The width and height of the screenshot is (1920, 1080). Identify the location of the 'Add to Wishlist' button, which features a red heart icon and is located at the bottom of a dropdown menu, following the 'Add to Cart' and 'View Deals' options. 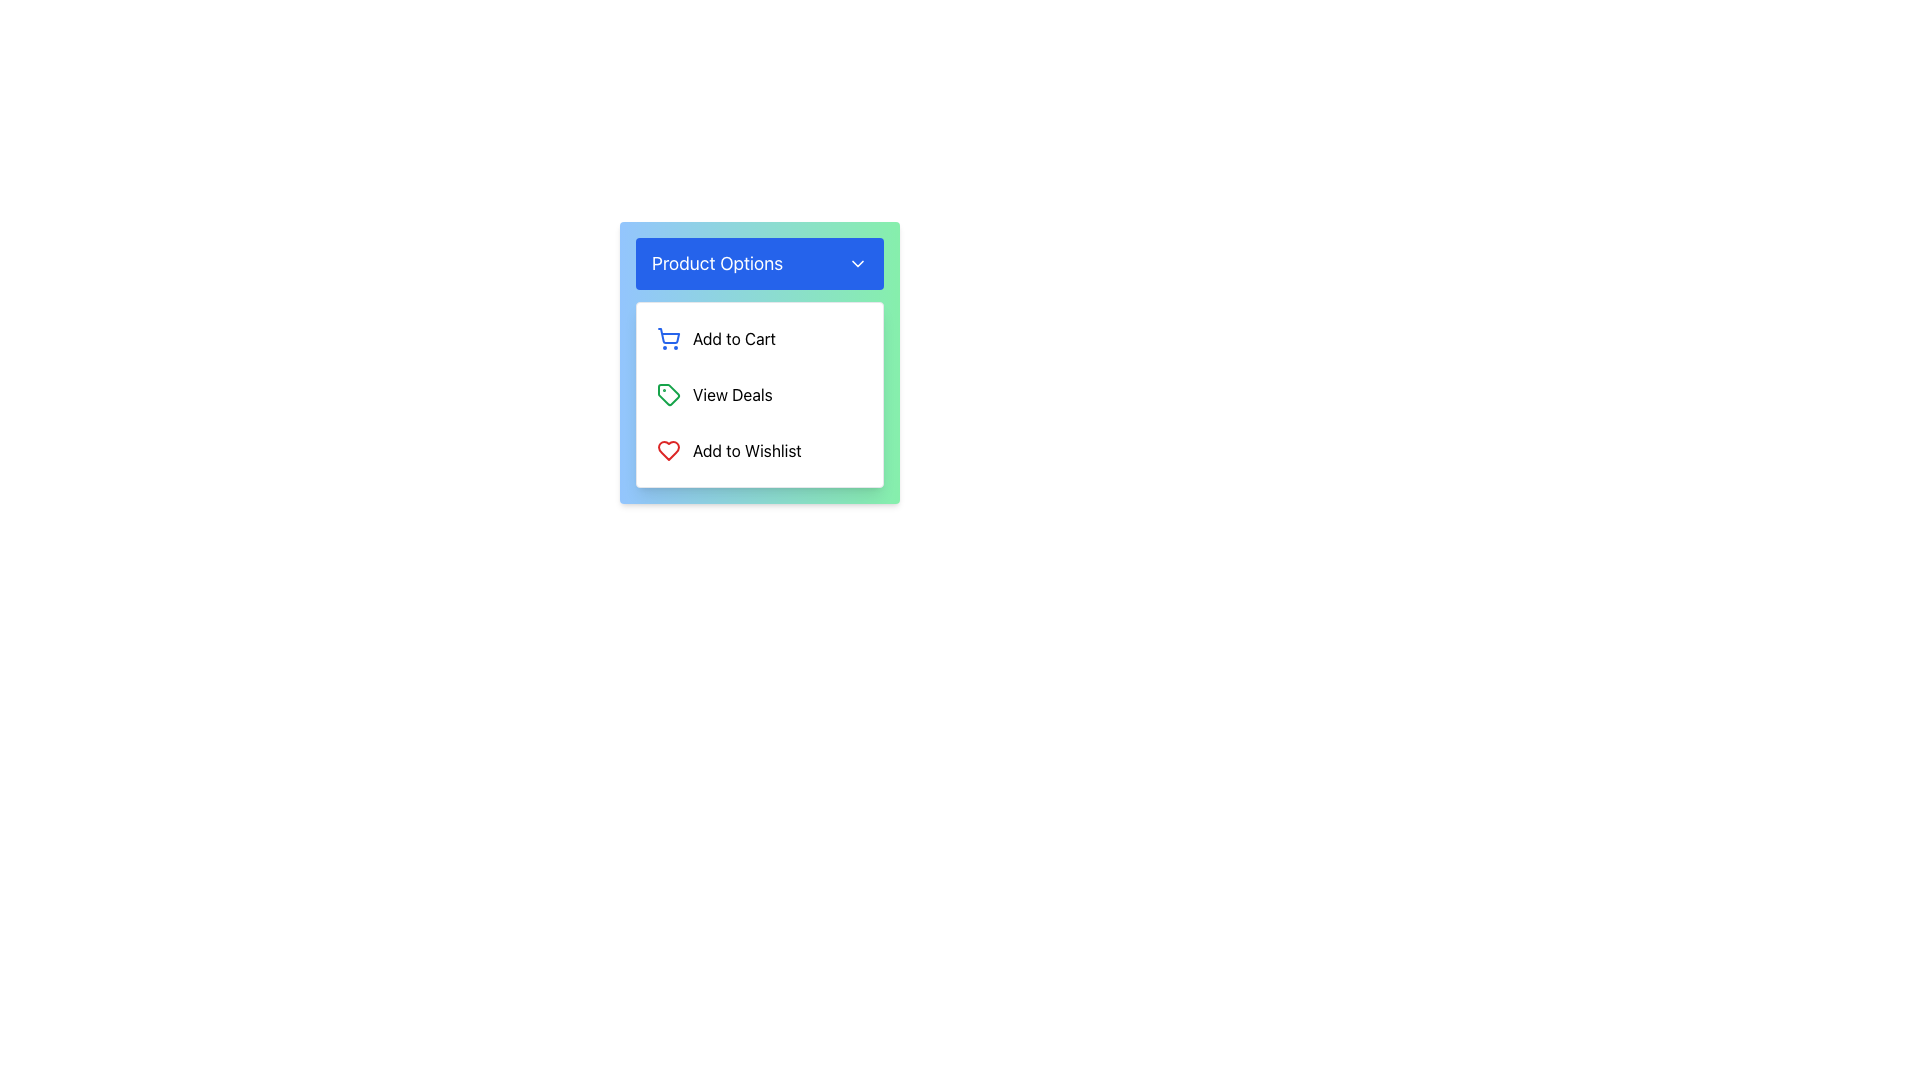
(758, 451).